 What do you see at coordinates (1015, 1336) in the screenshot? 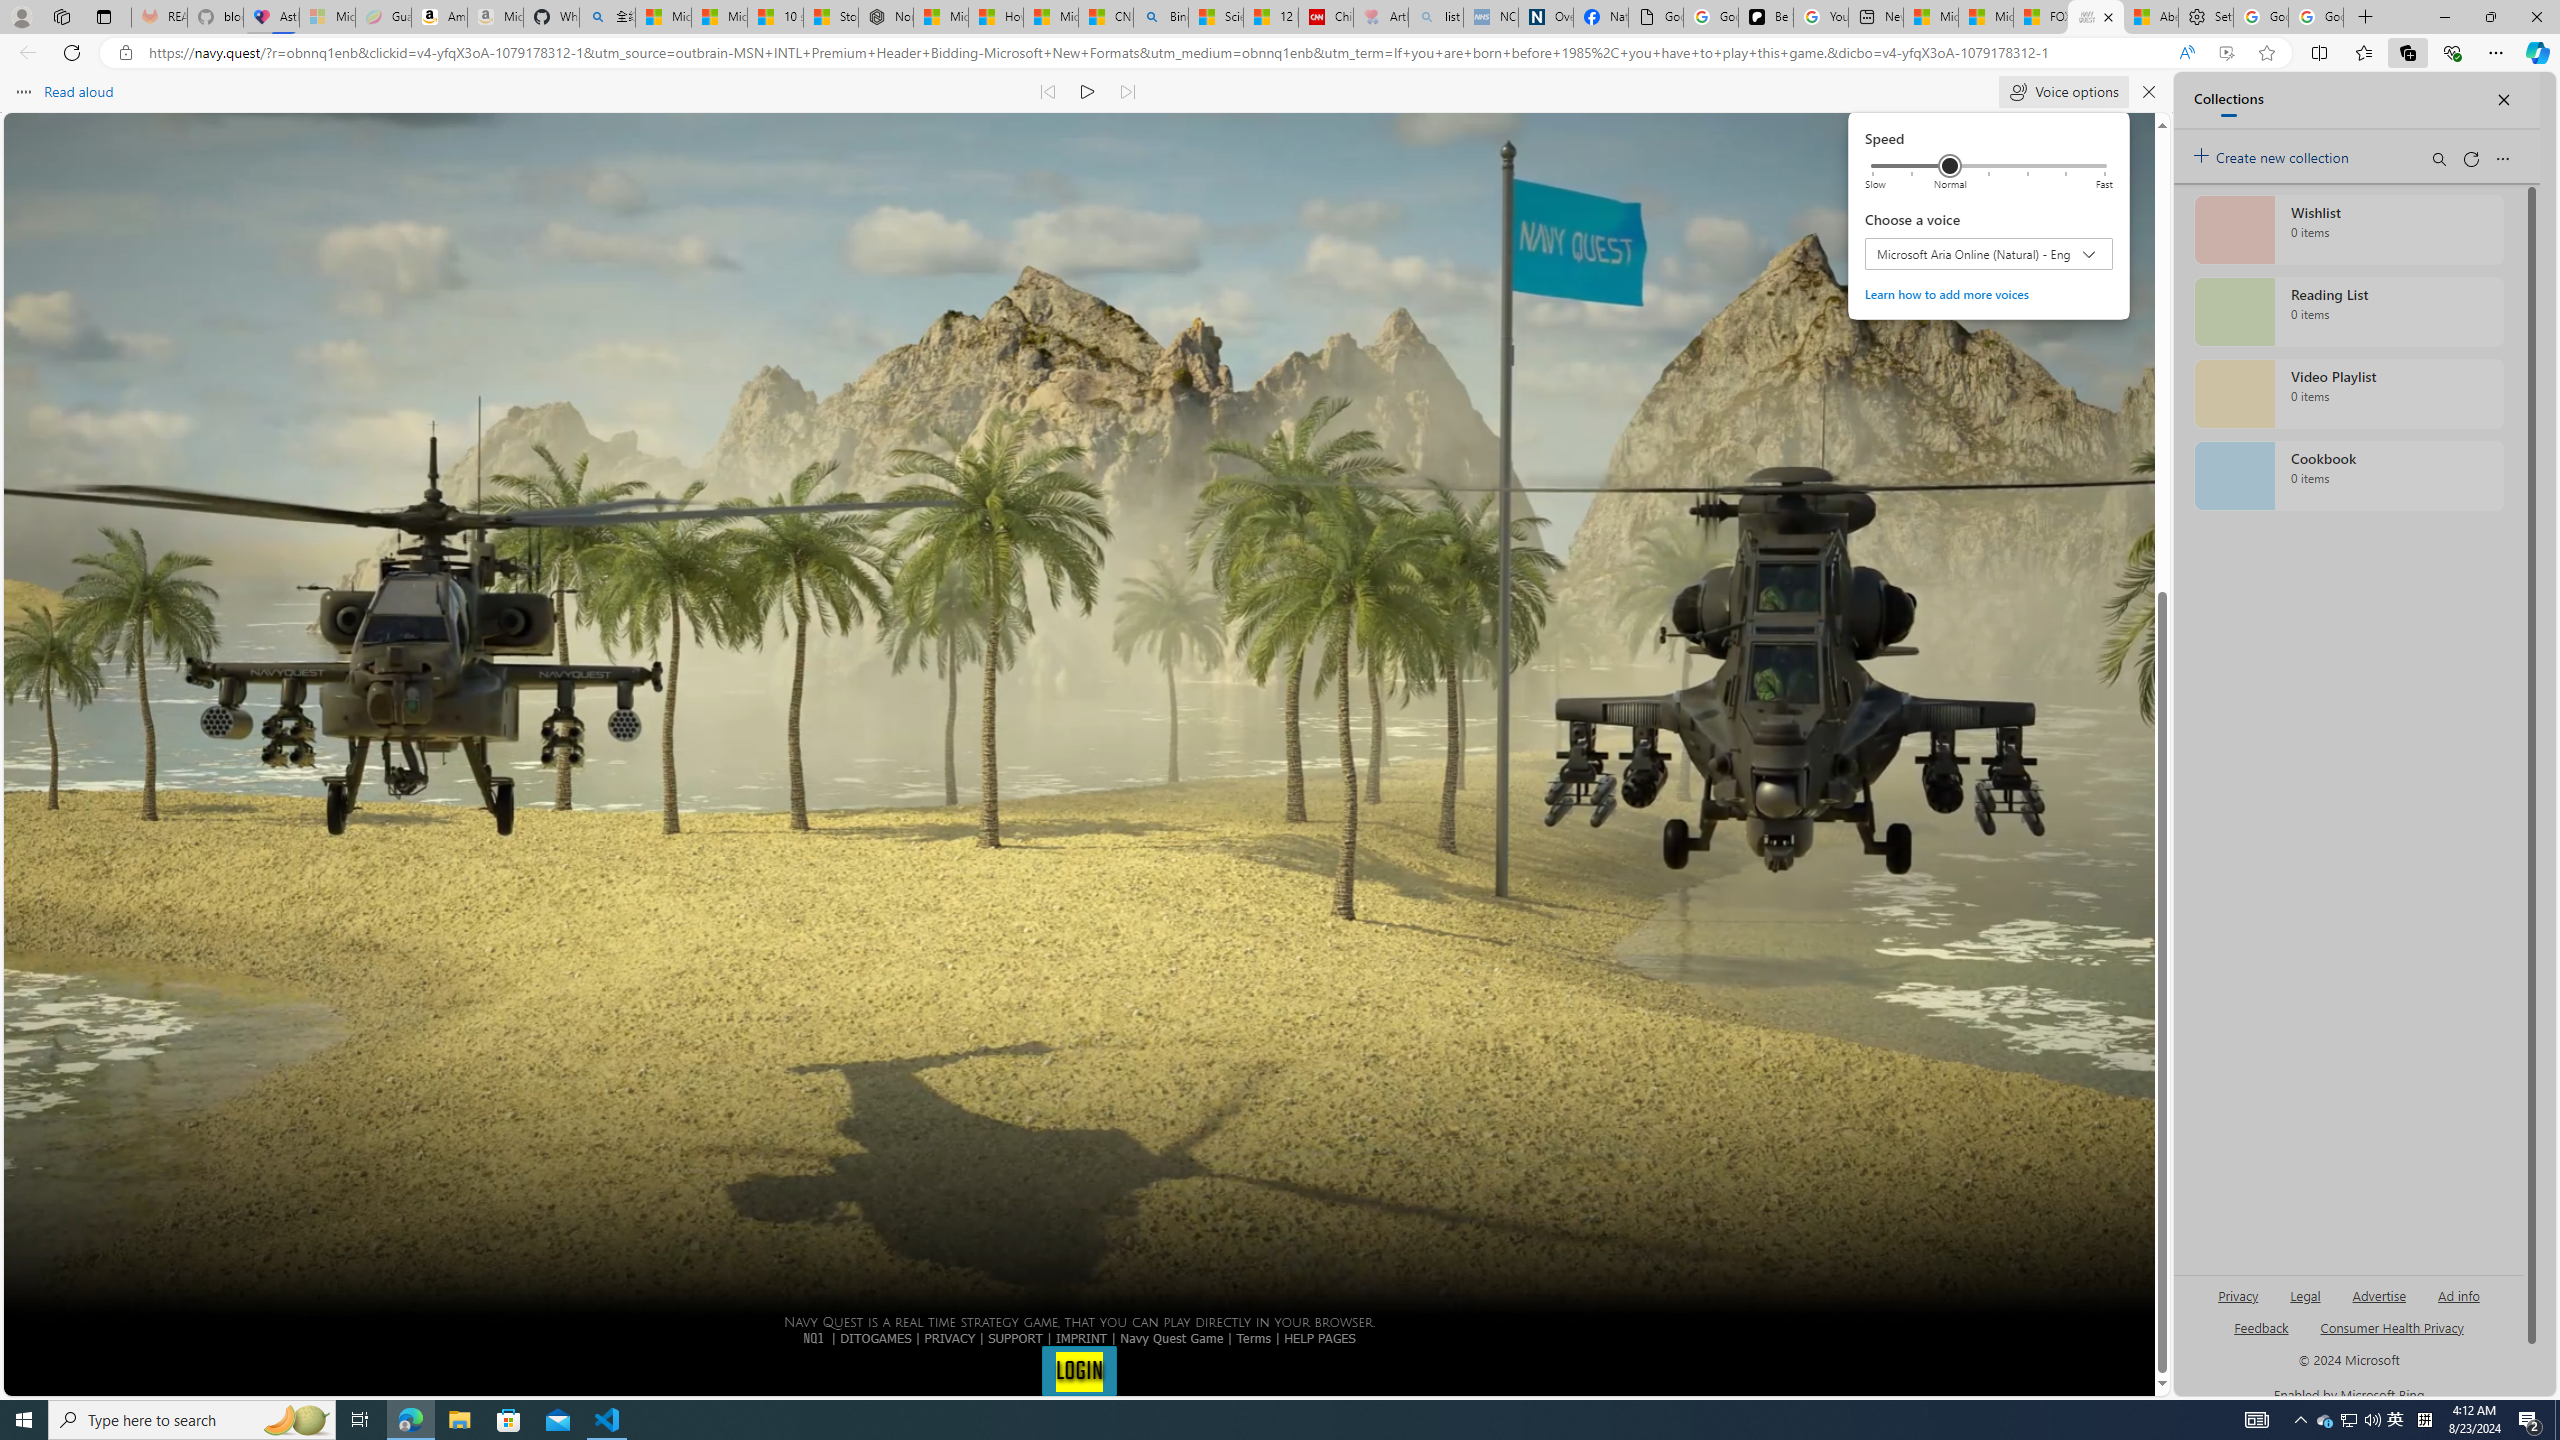
I see `'SUPPORT'` at bounding box center [1015, 1336].